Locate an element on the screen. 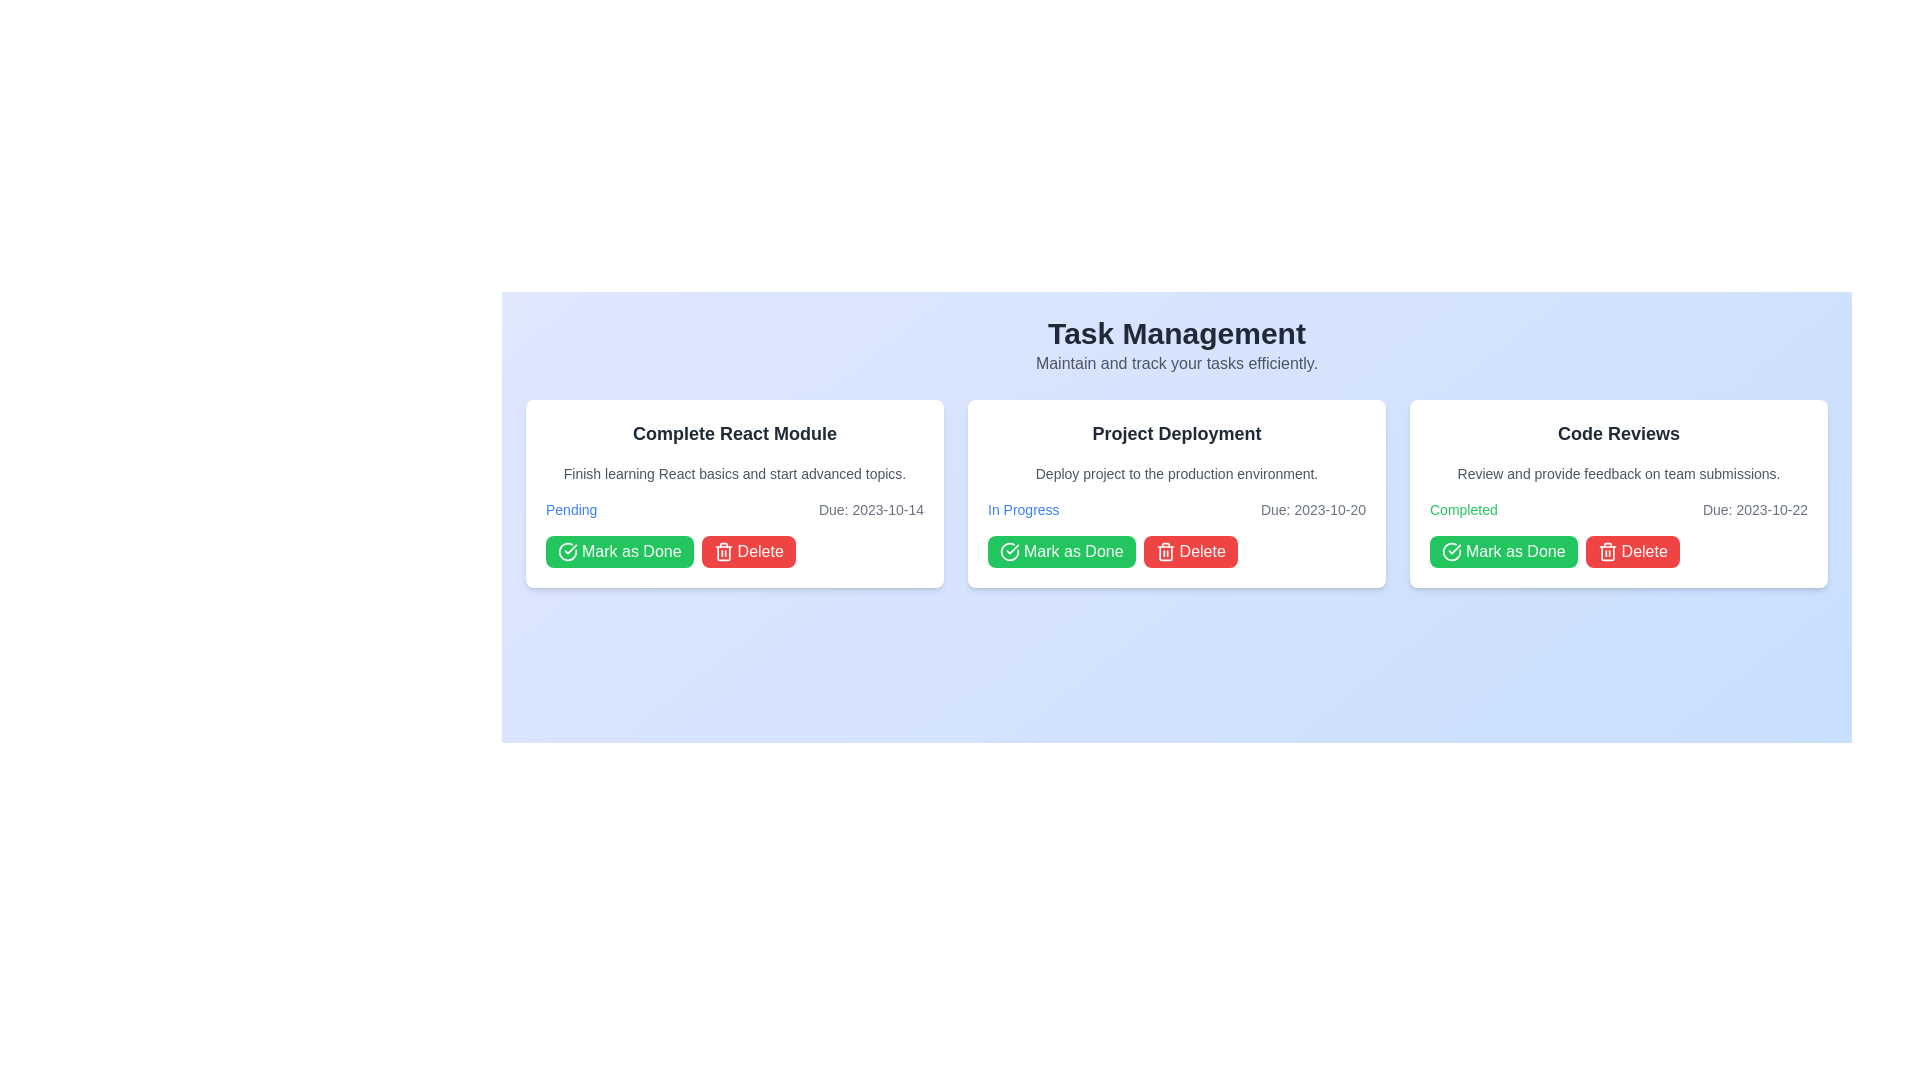 This screenshot has height=1080, width=1920. the icon located to the left of the 'Mark as Done' button, which is positioned in the bottom-left area of the 'Complete React Module' card is located at coordinates (566, 551).